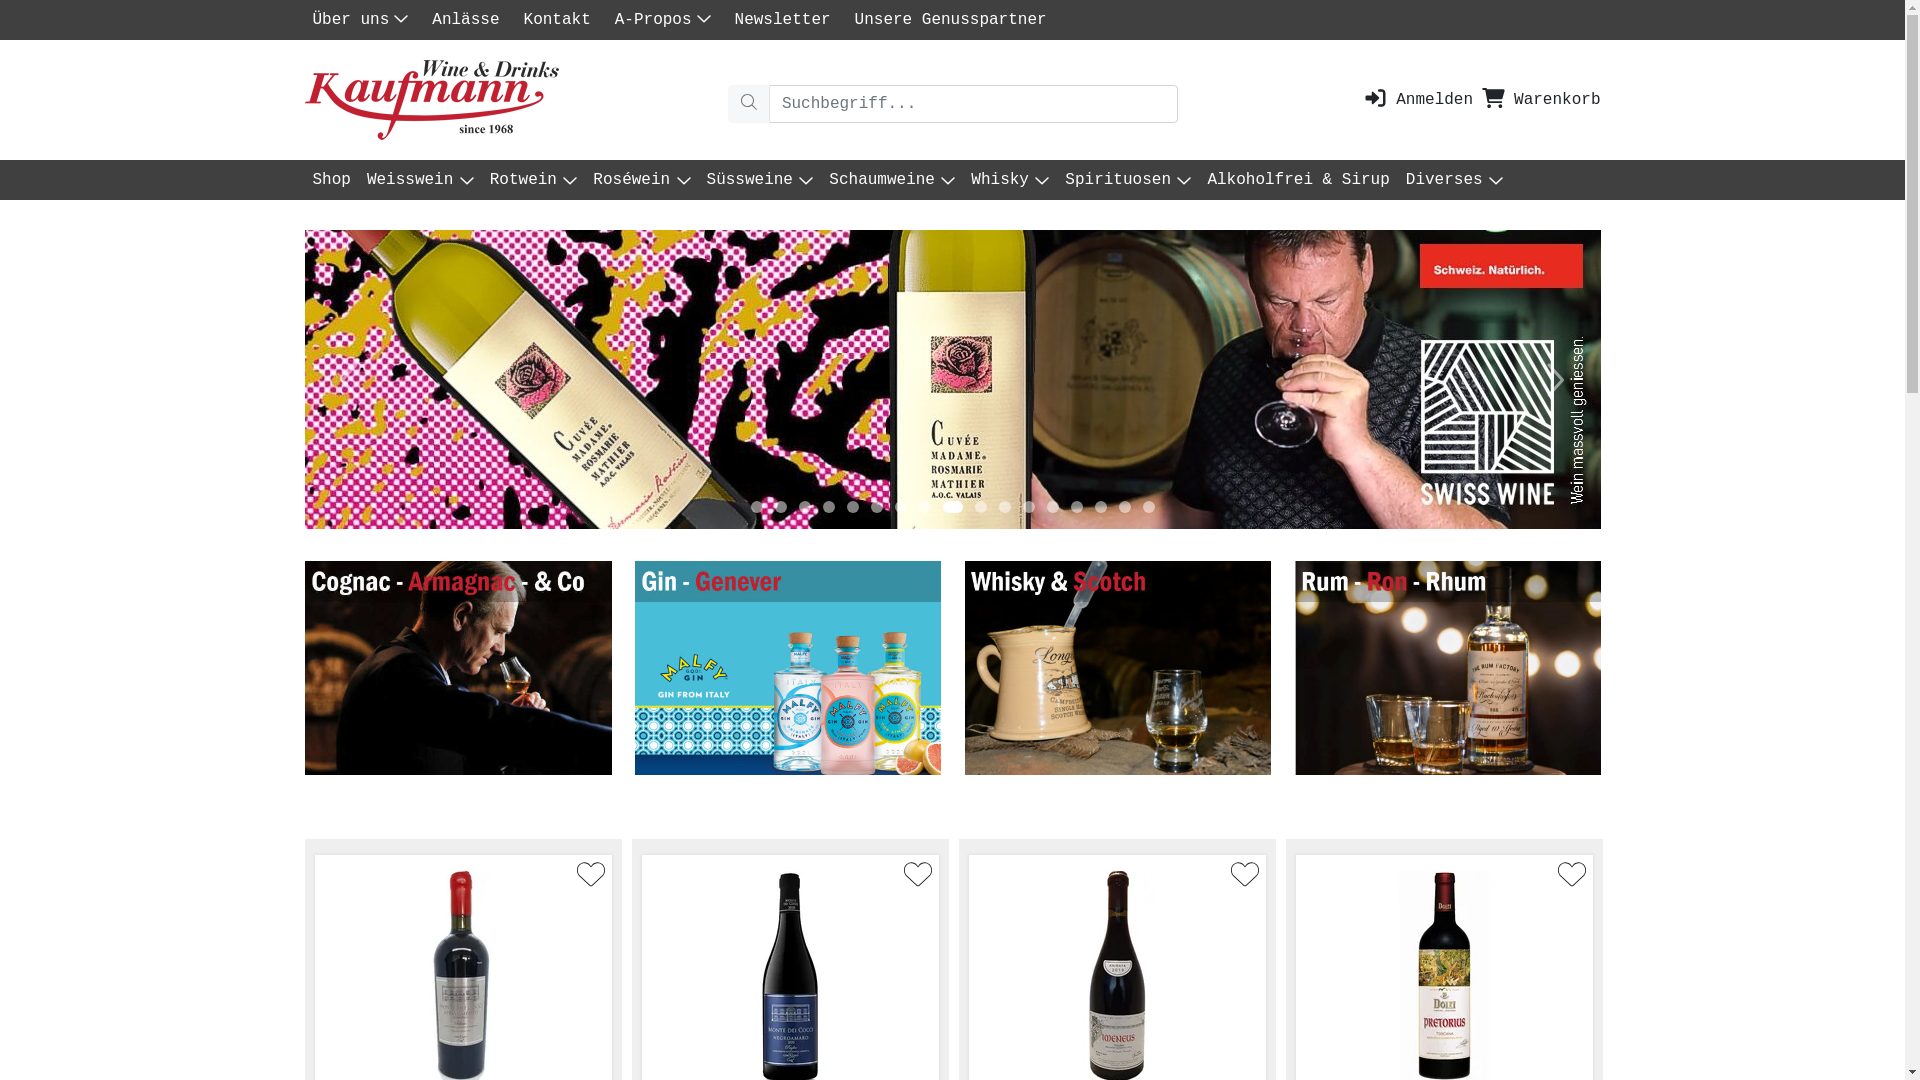 The image size is (1920, 1080). What do you see at coordinates (533, 180) in the screenshot?
I see `'Rotwein'` at bounding box center [533, 180].